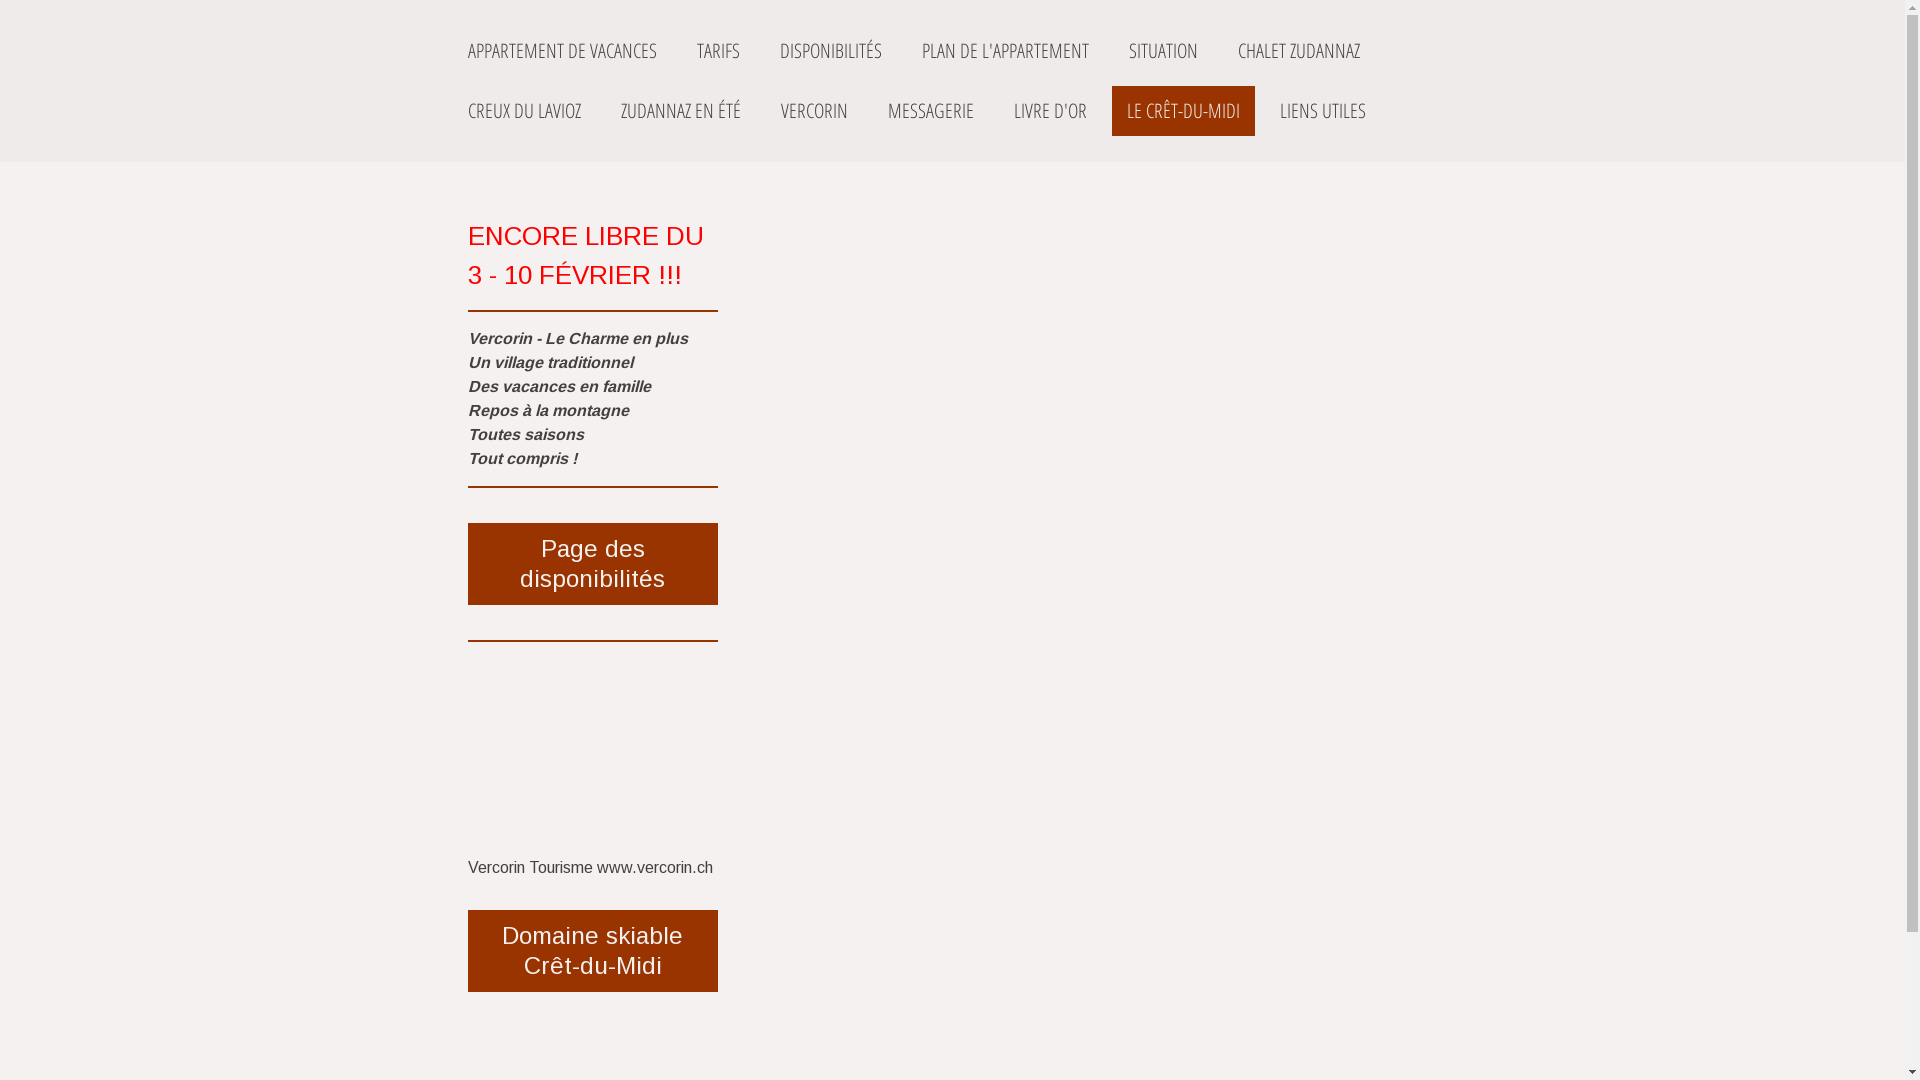  I want to click on 'MESSAGERIE', so click(929, 111).